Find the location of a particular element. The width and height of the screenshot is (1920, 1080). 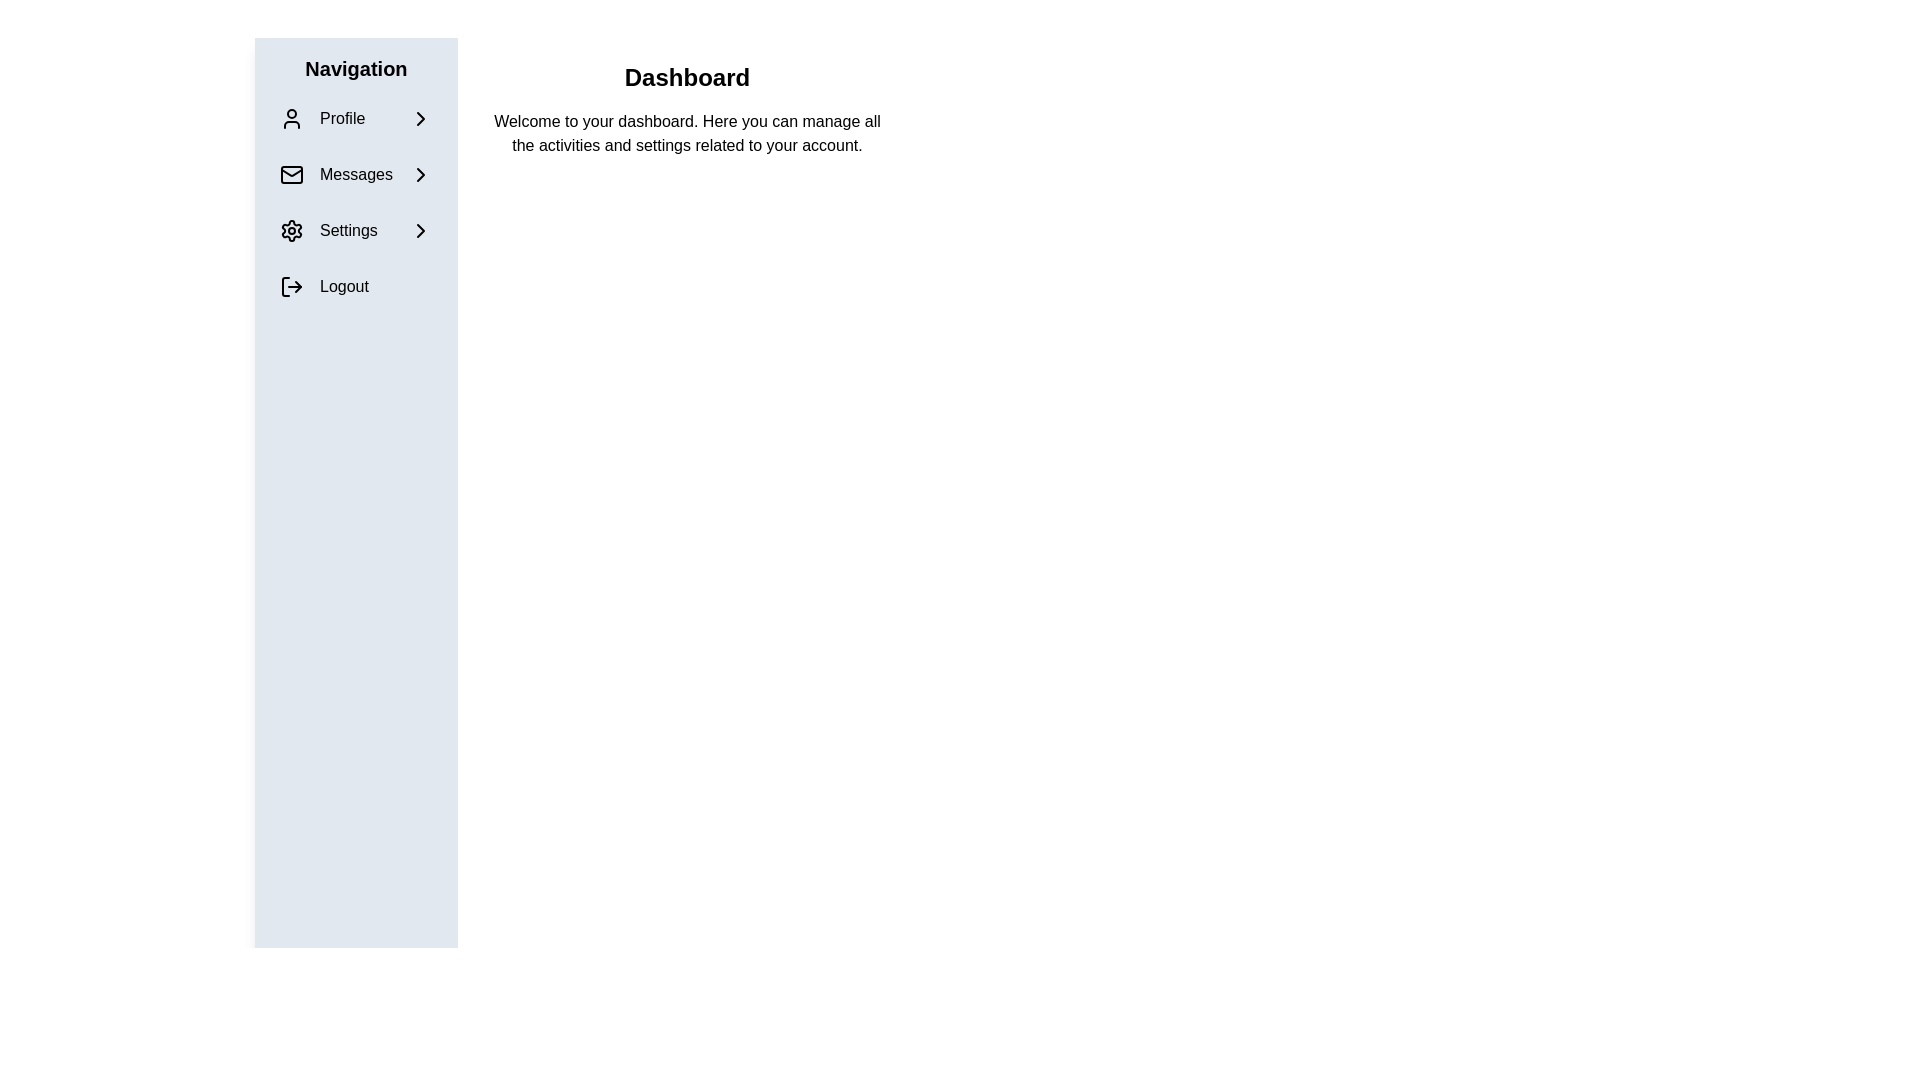

the 'Settings' vector graphic icon located in the left sidebar, adjacent to the 'Settings' label is located at coordinates (291, 230).